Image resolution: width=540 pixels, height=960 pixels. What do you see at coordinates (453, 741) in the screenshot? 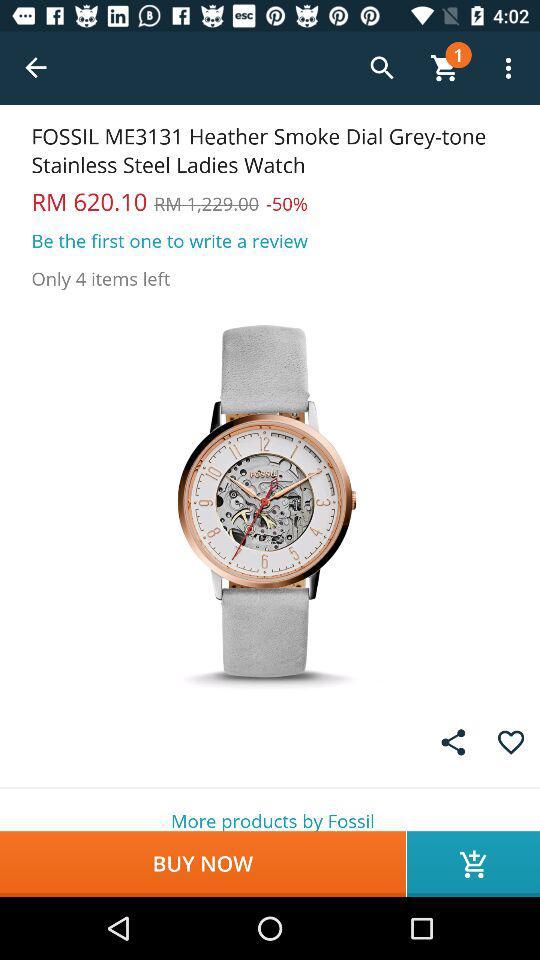
I see `sharing options` at bounding box center [453, 741].